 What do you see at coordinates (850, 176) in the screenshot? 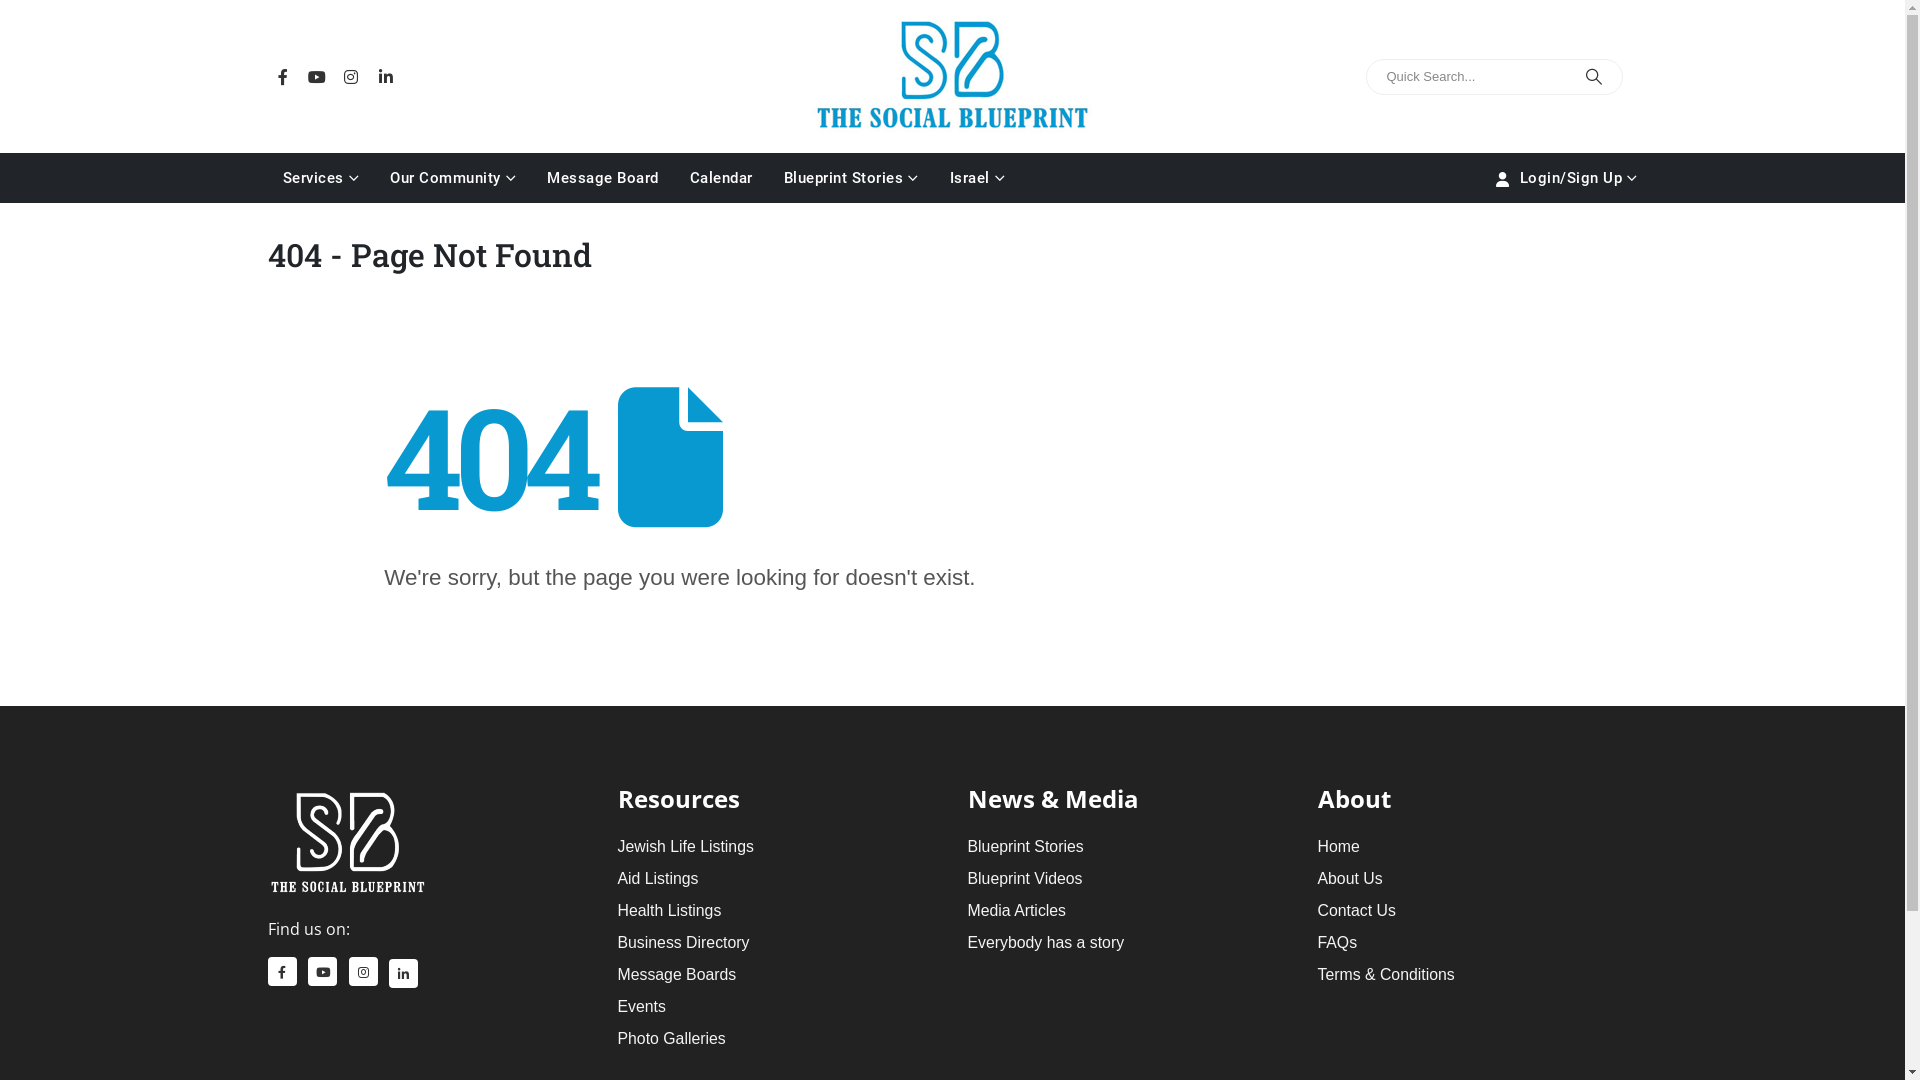
I see `'Blueprint Stories'` at bounding box center [850, 176].